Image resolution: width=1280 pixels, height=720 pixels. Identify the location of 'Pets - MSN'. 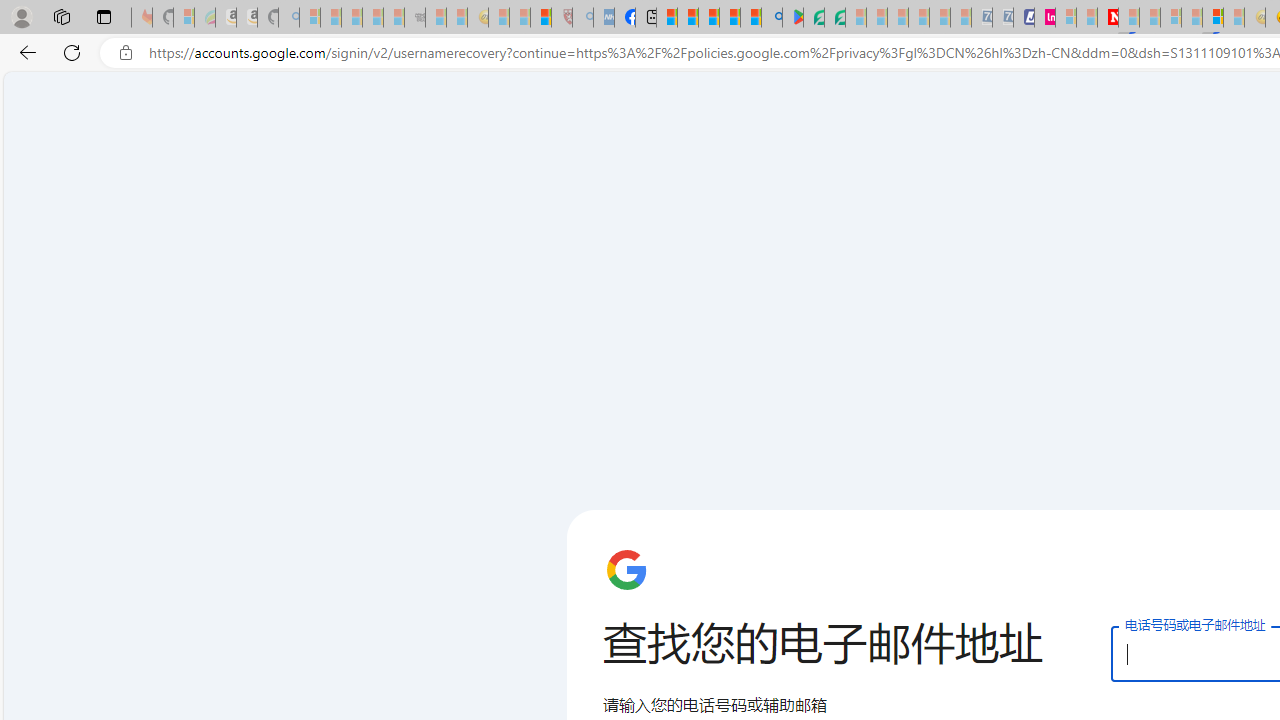
(728, 17).